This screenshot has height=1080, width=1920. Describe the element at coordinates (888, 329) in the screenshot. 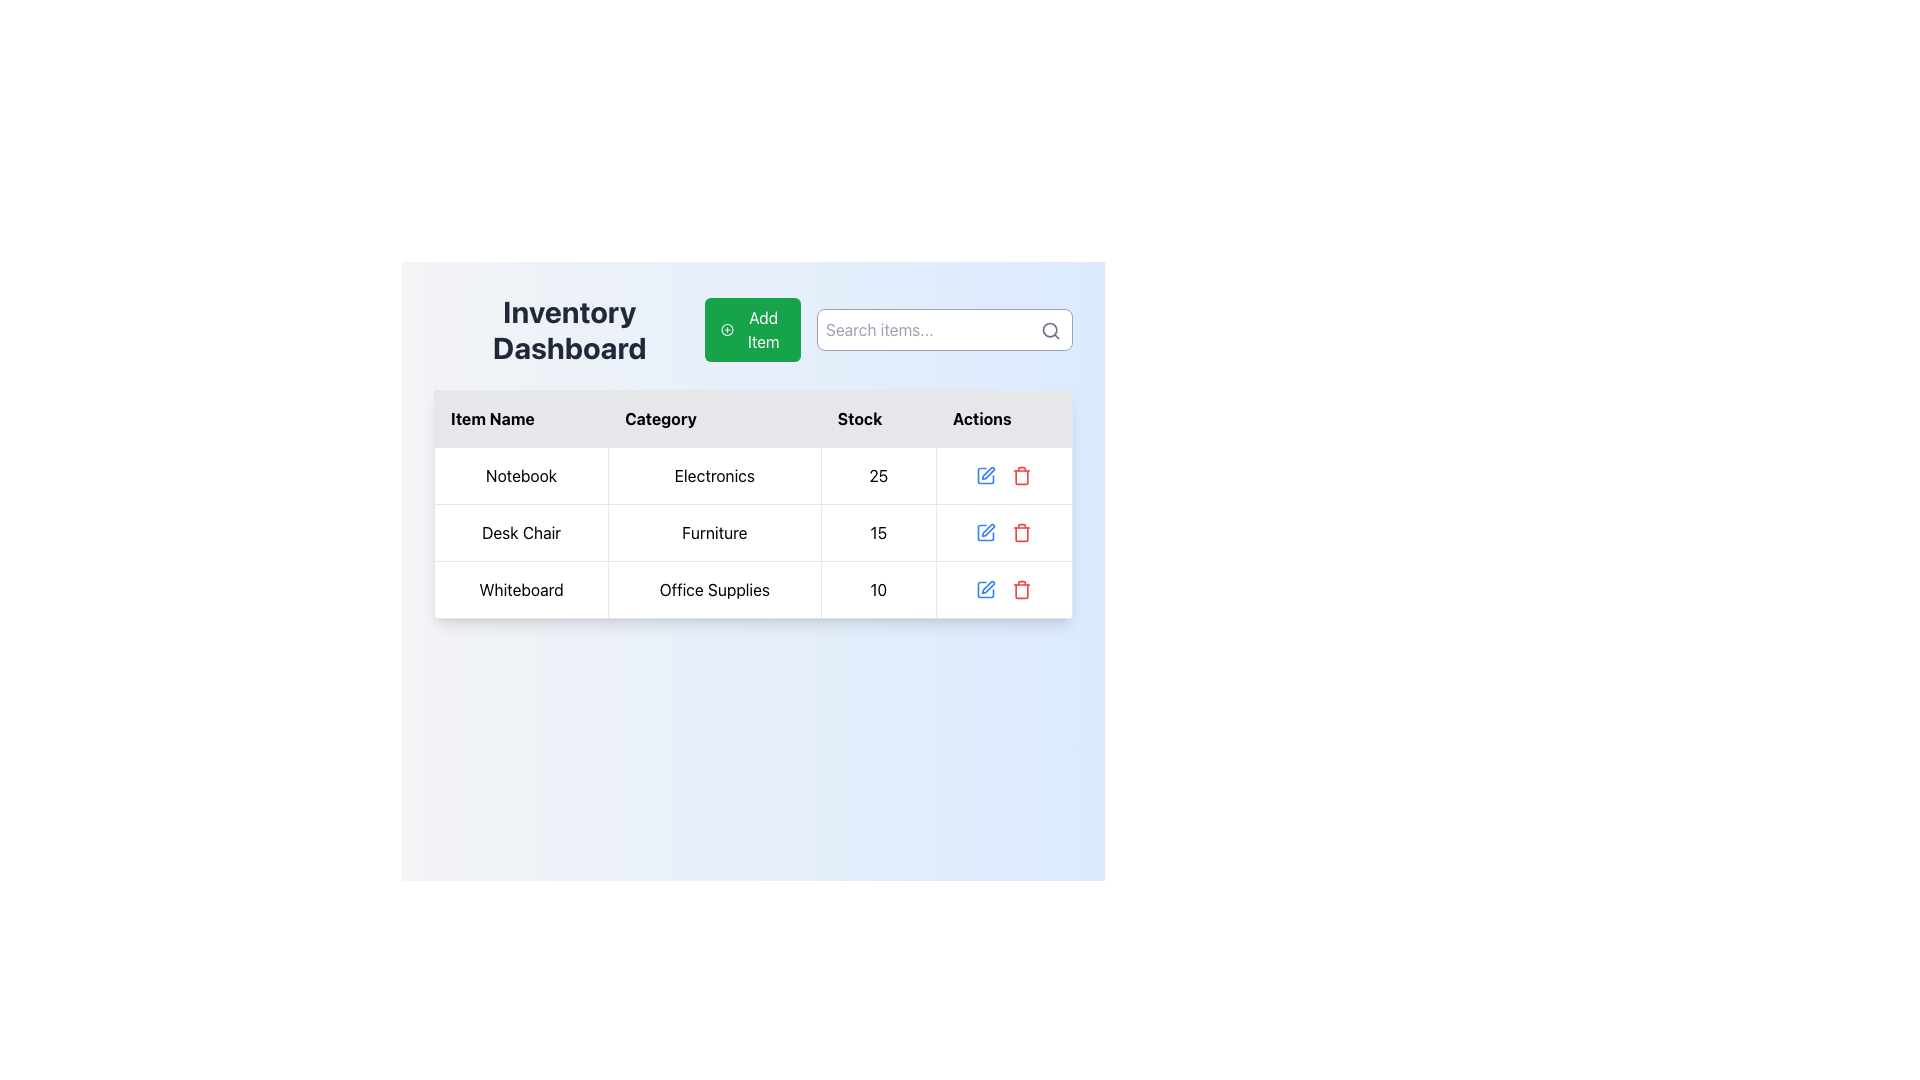

I see `the text input field with the placeholder 'Search items...' to focus on it` at that location.